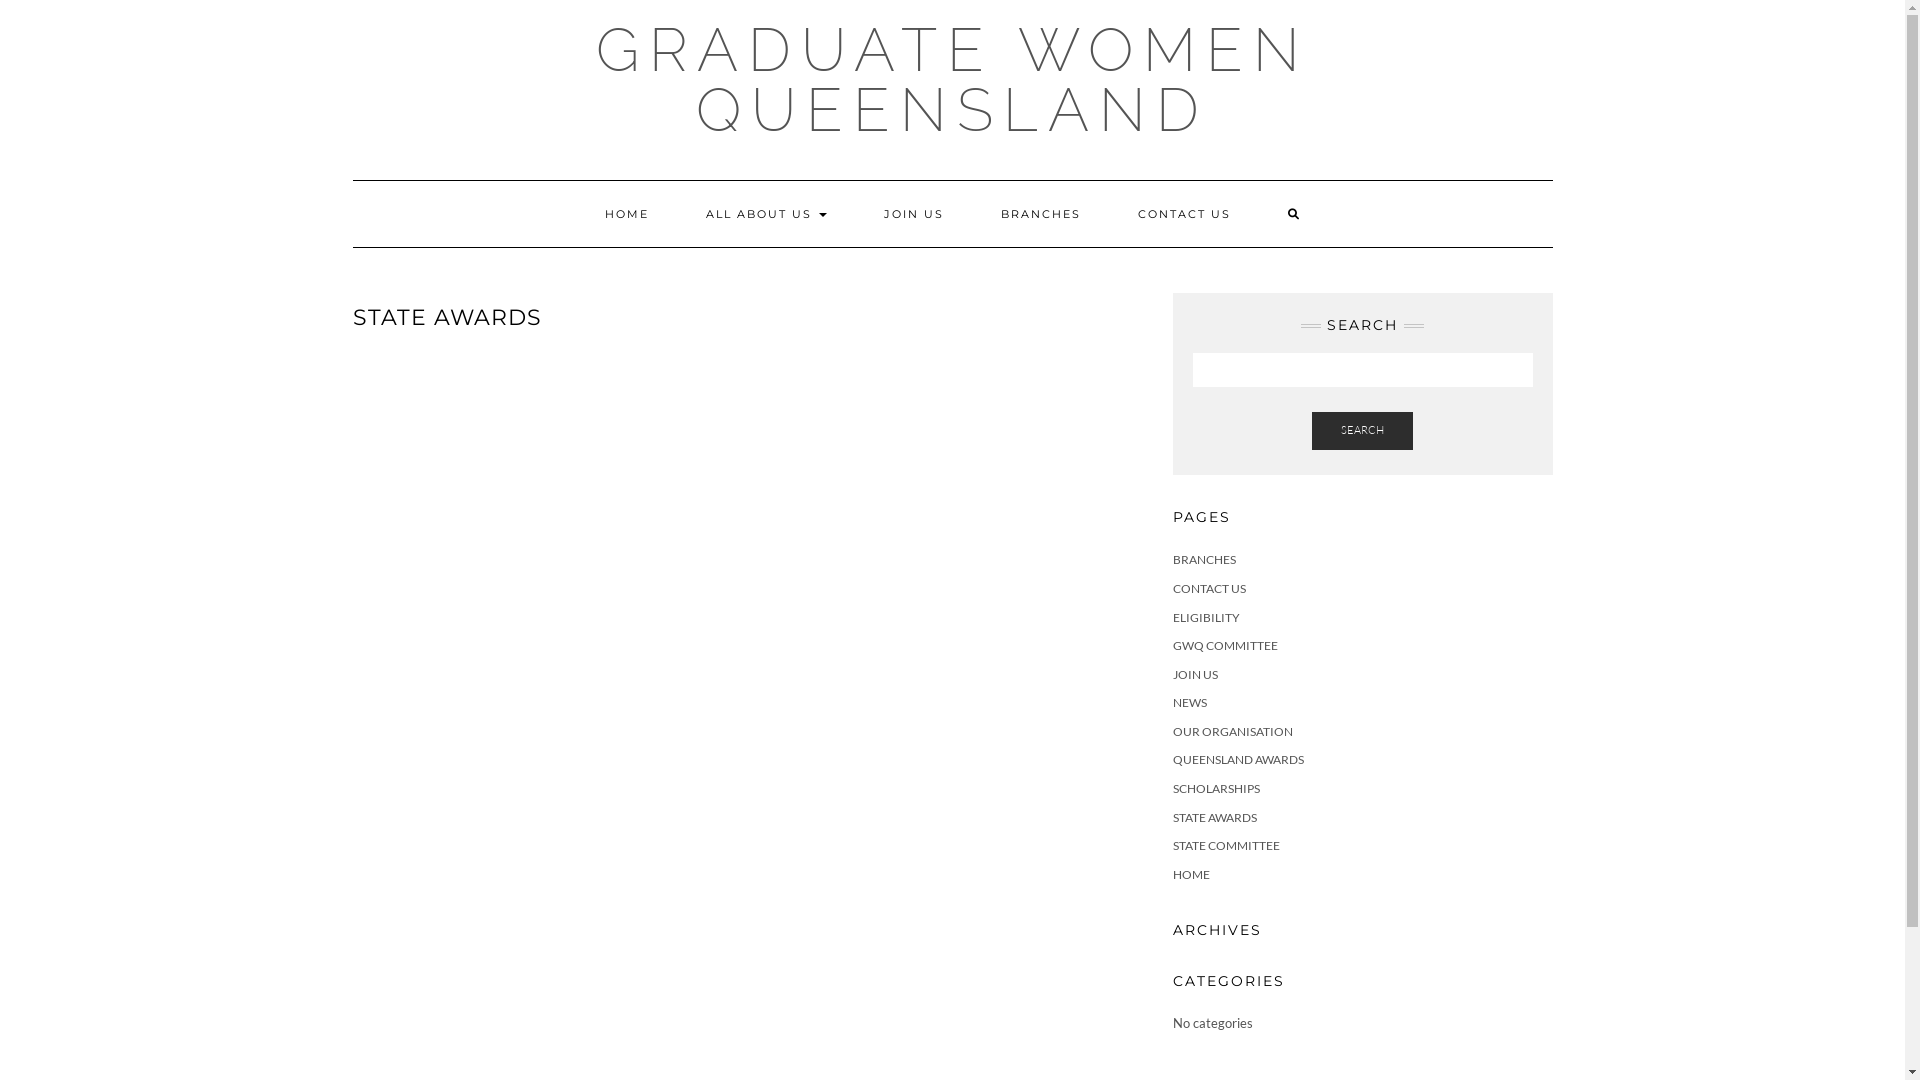 The height and width of the screenshot is (1080, 1920). What do you see at coordinates (764, 213) in the screenshot?
I see `'ALL ABOUT US'` at bounding box center [764, 213].